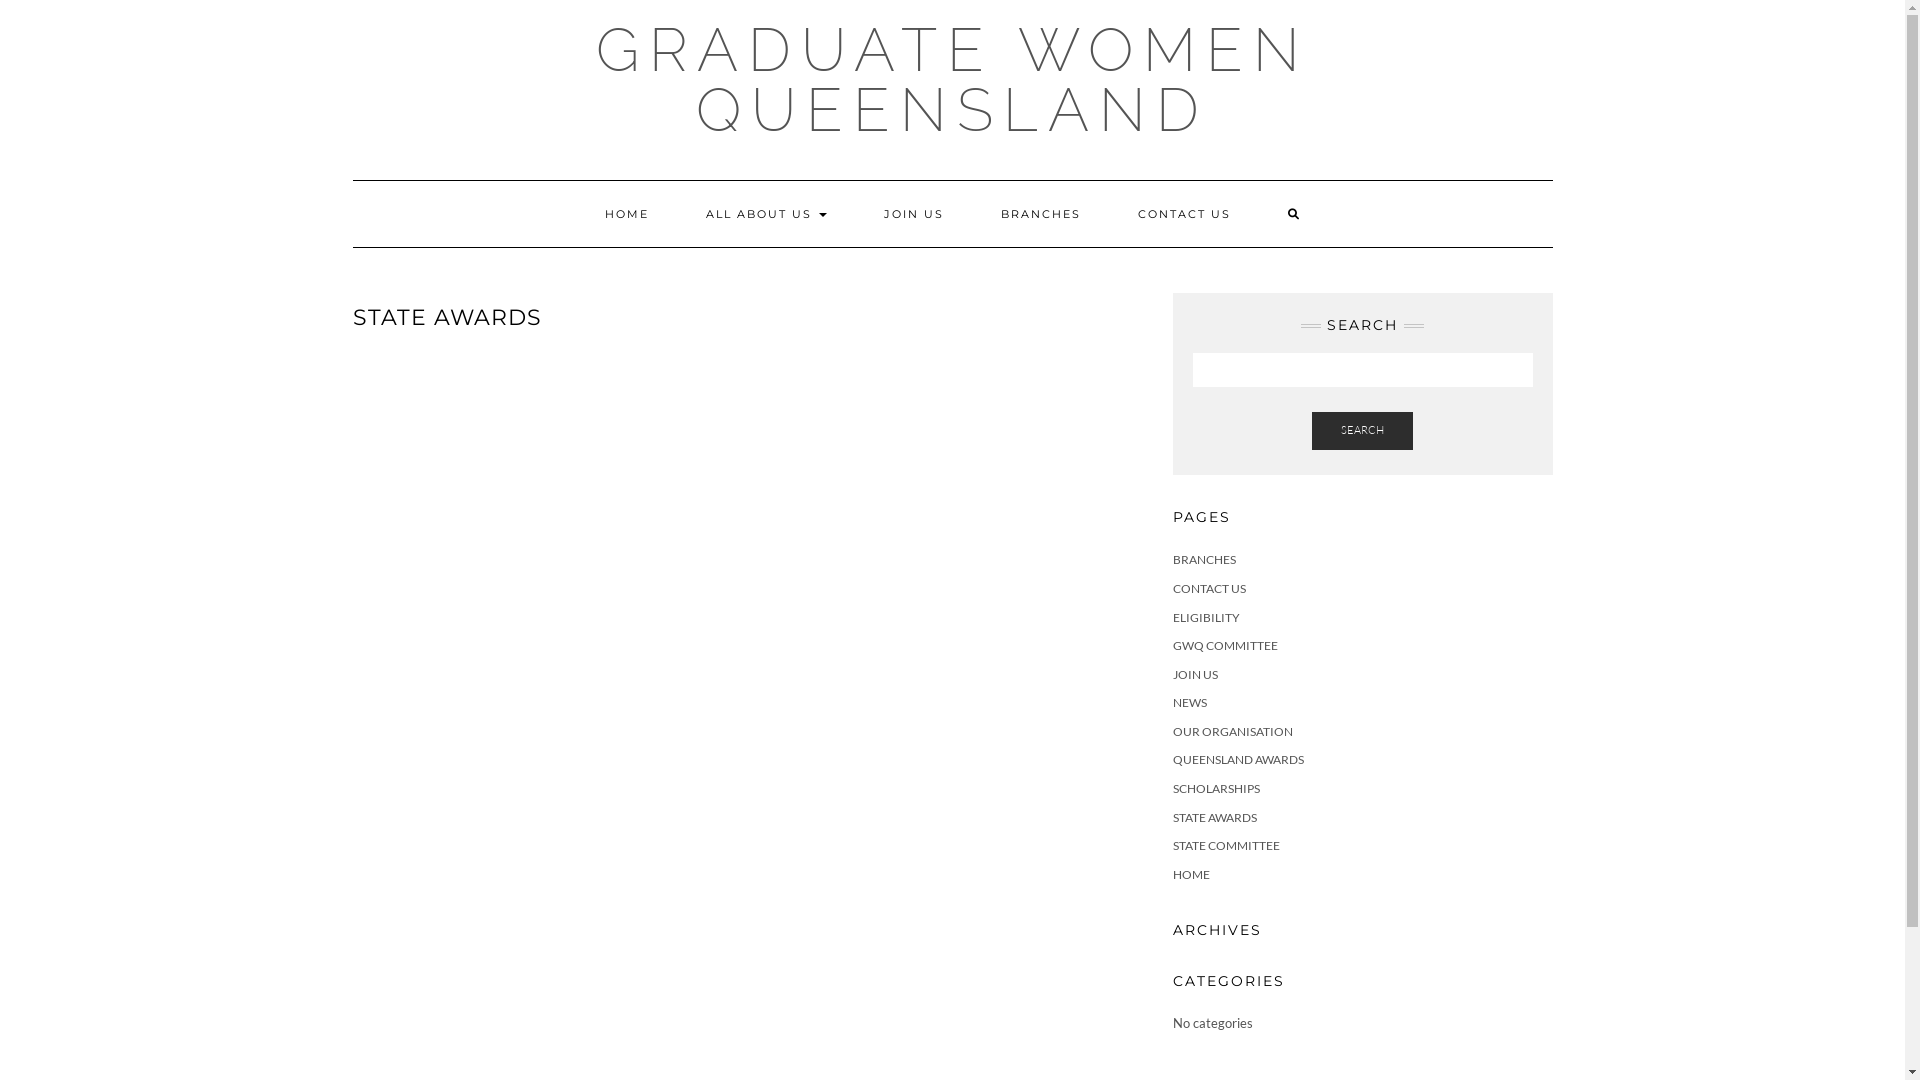 The height and width of the screenshot is (1080, 1920). What do you see at coordinates (764, 213) in the screenshot?
I see `'ALL ABOUT US'` at bounding box center [764, 213].